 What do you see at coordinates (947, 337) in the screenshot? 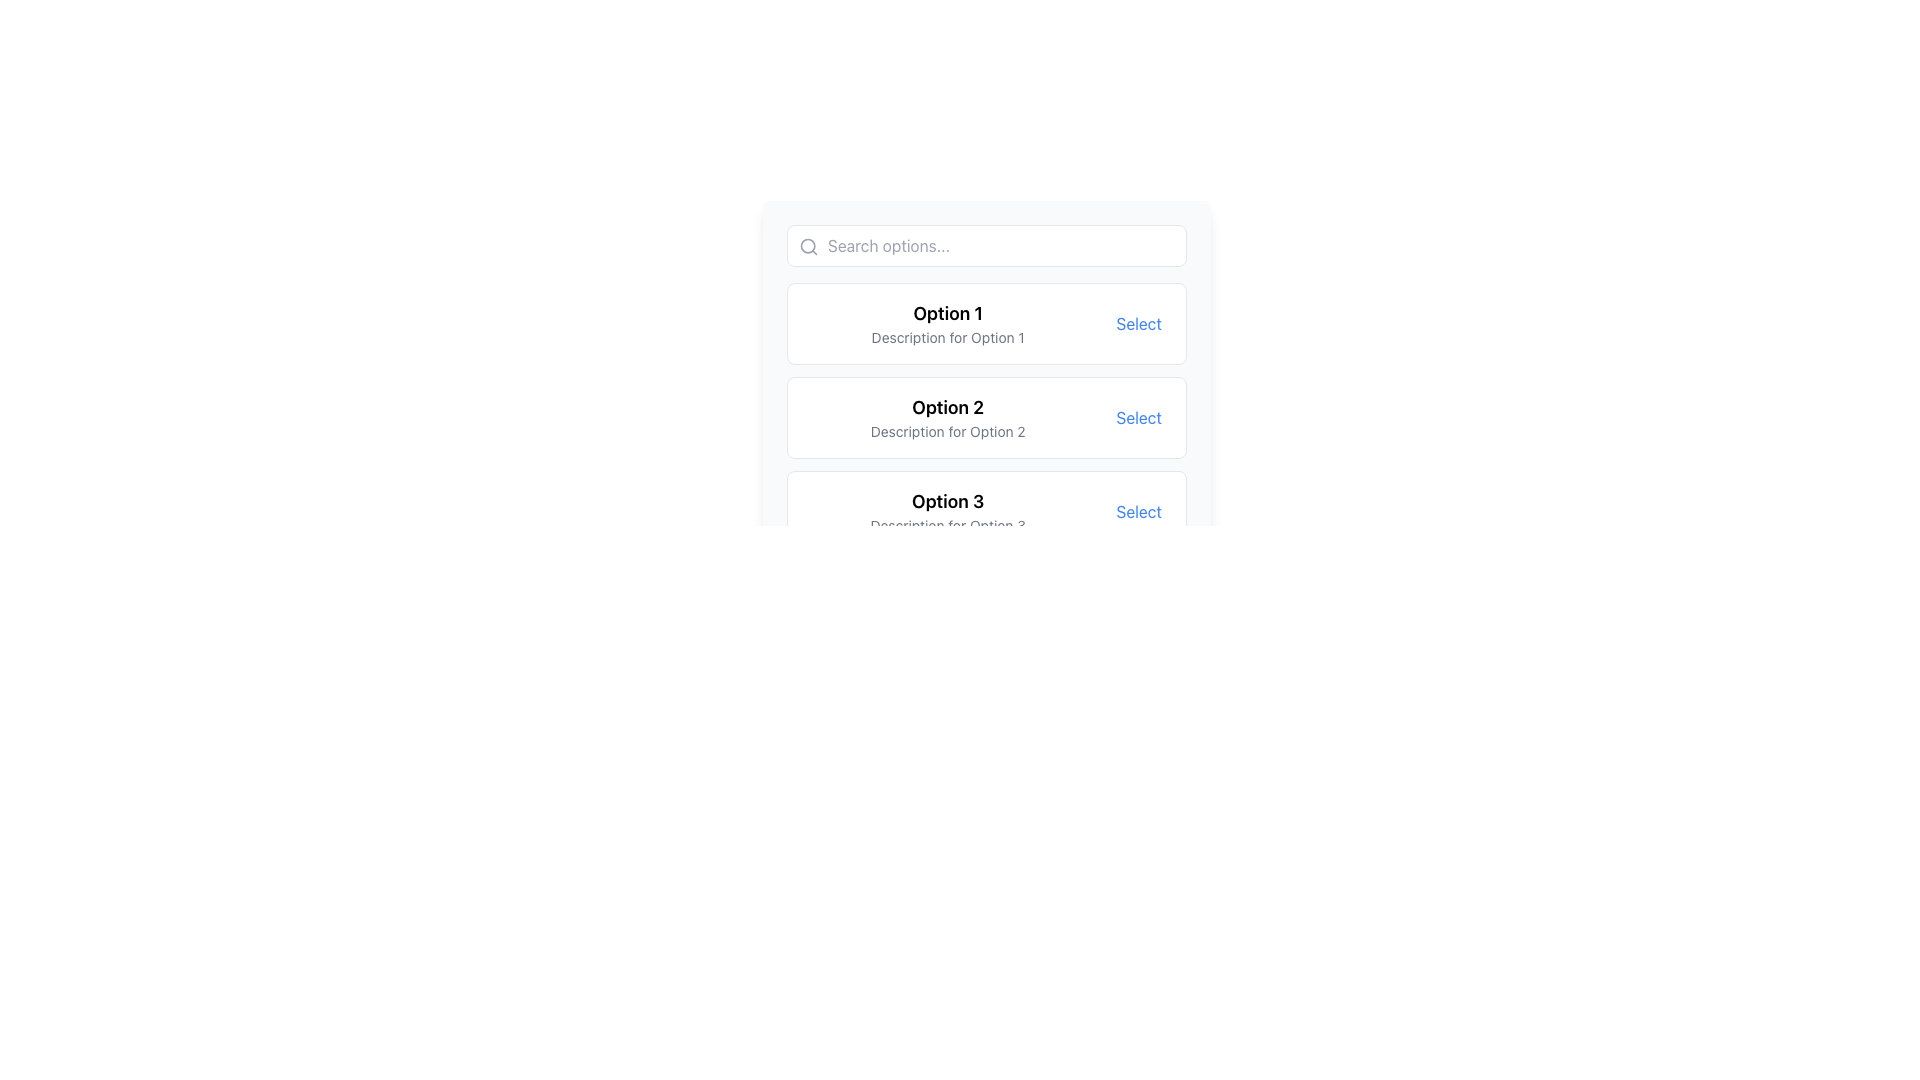
I see `the text label displaying 'Description for Option 1', which is aligned left and positioned below the title 'Option 1'` at bounding box center [947, 337].